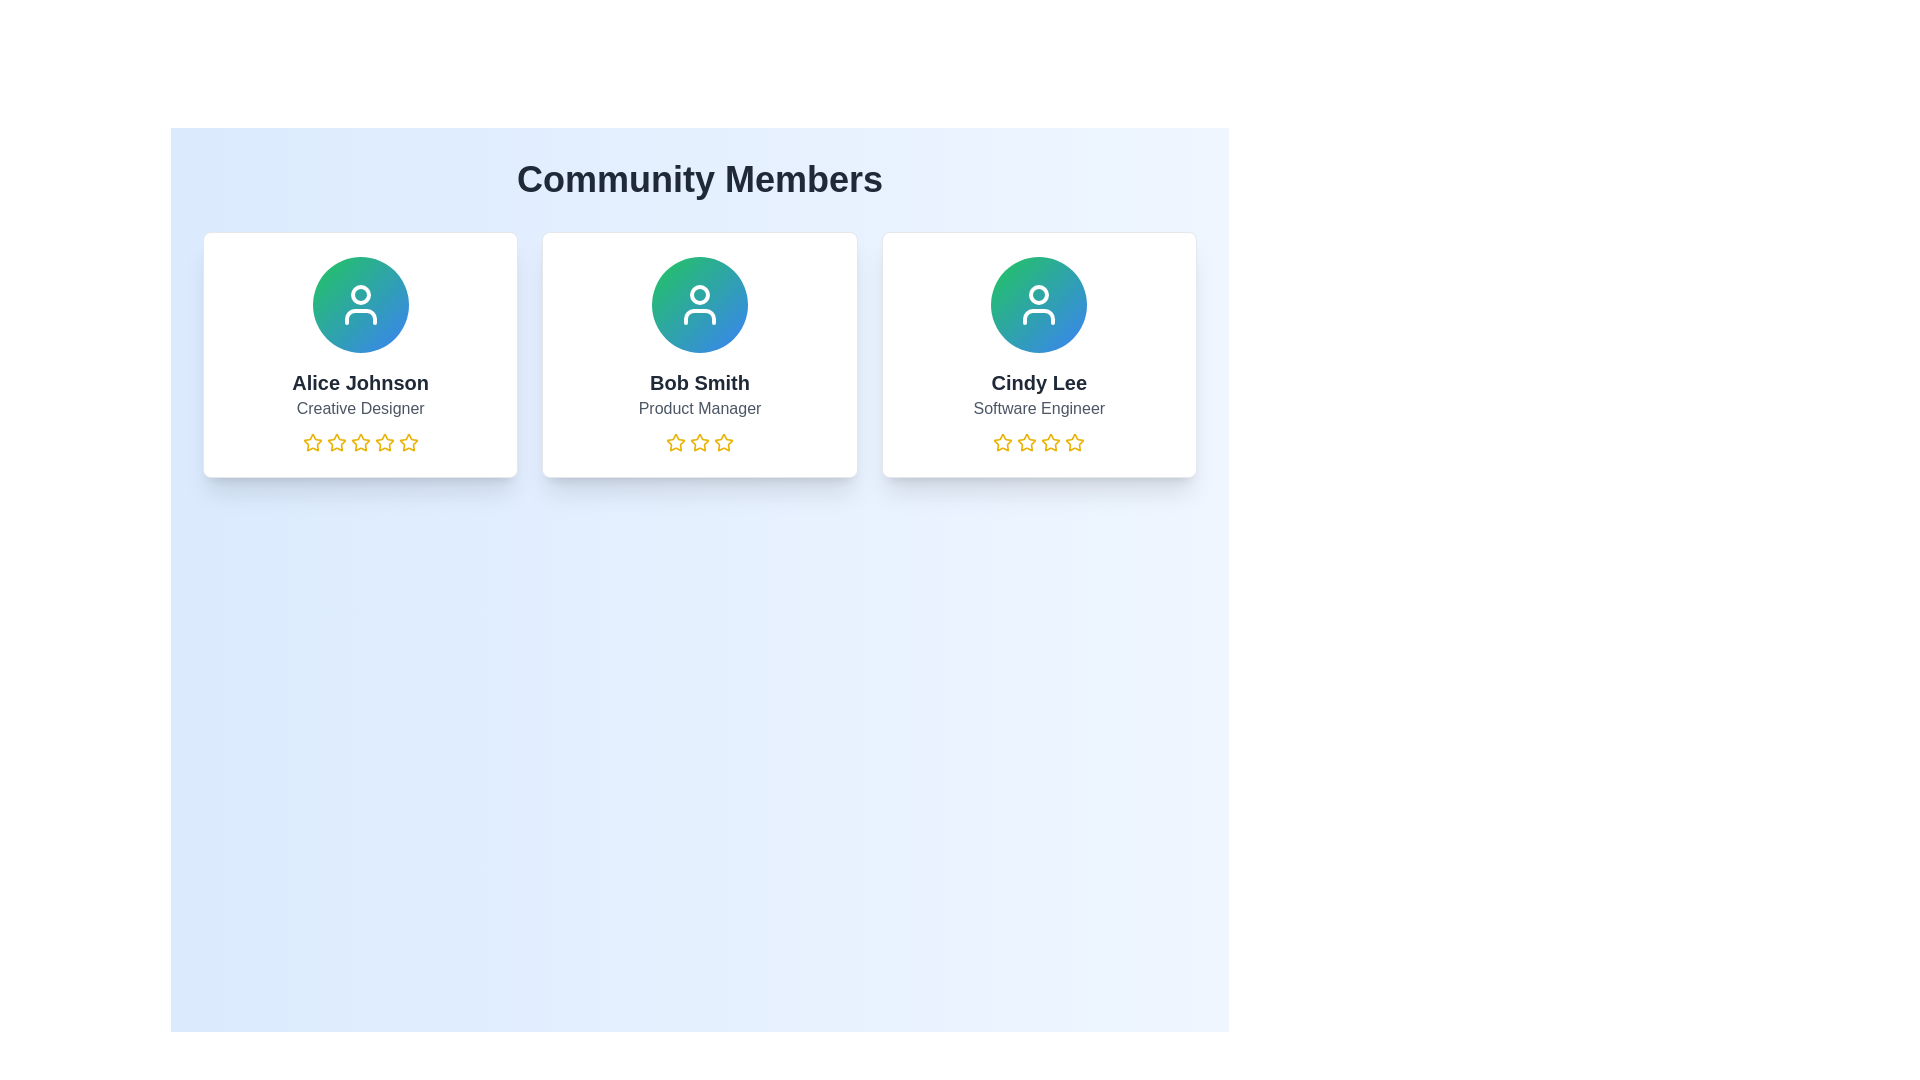 This screenshot has height=1080, width=1920. I want to click on the text label displaying 'Cindy Lee' and 'Software Engineer' within the third card in the 'Community Members' section, so click(1039, 410).